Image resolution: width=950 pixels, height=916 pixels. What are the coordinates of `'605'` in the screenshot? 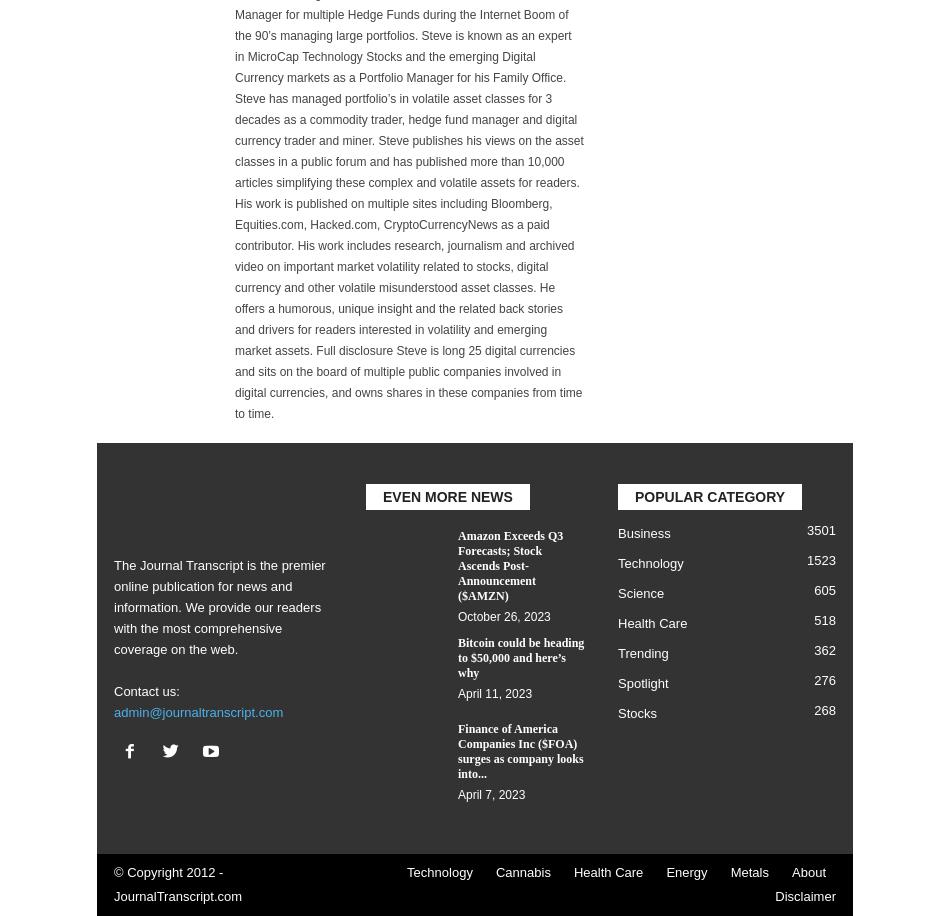 It's located at (823, 590).